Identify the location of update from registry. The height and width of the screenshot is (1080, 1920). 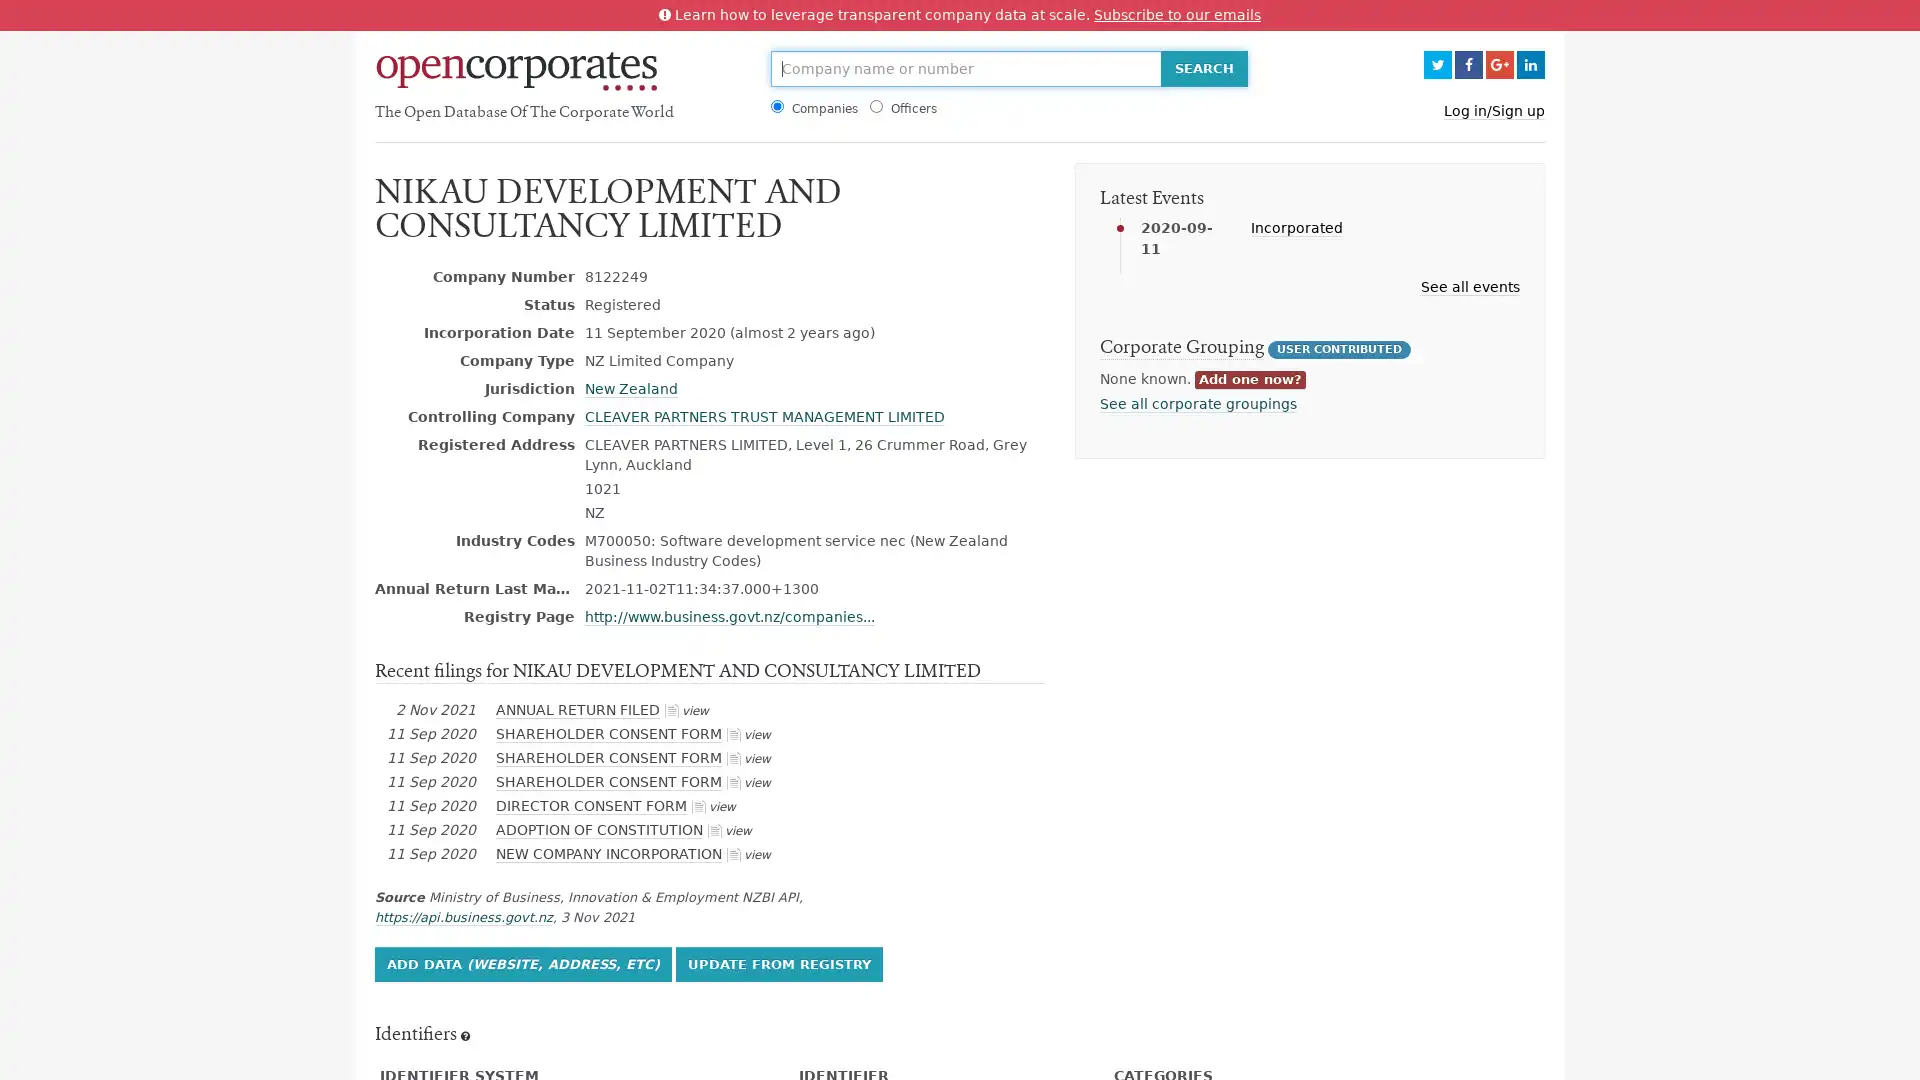
(777, 962).